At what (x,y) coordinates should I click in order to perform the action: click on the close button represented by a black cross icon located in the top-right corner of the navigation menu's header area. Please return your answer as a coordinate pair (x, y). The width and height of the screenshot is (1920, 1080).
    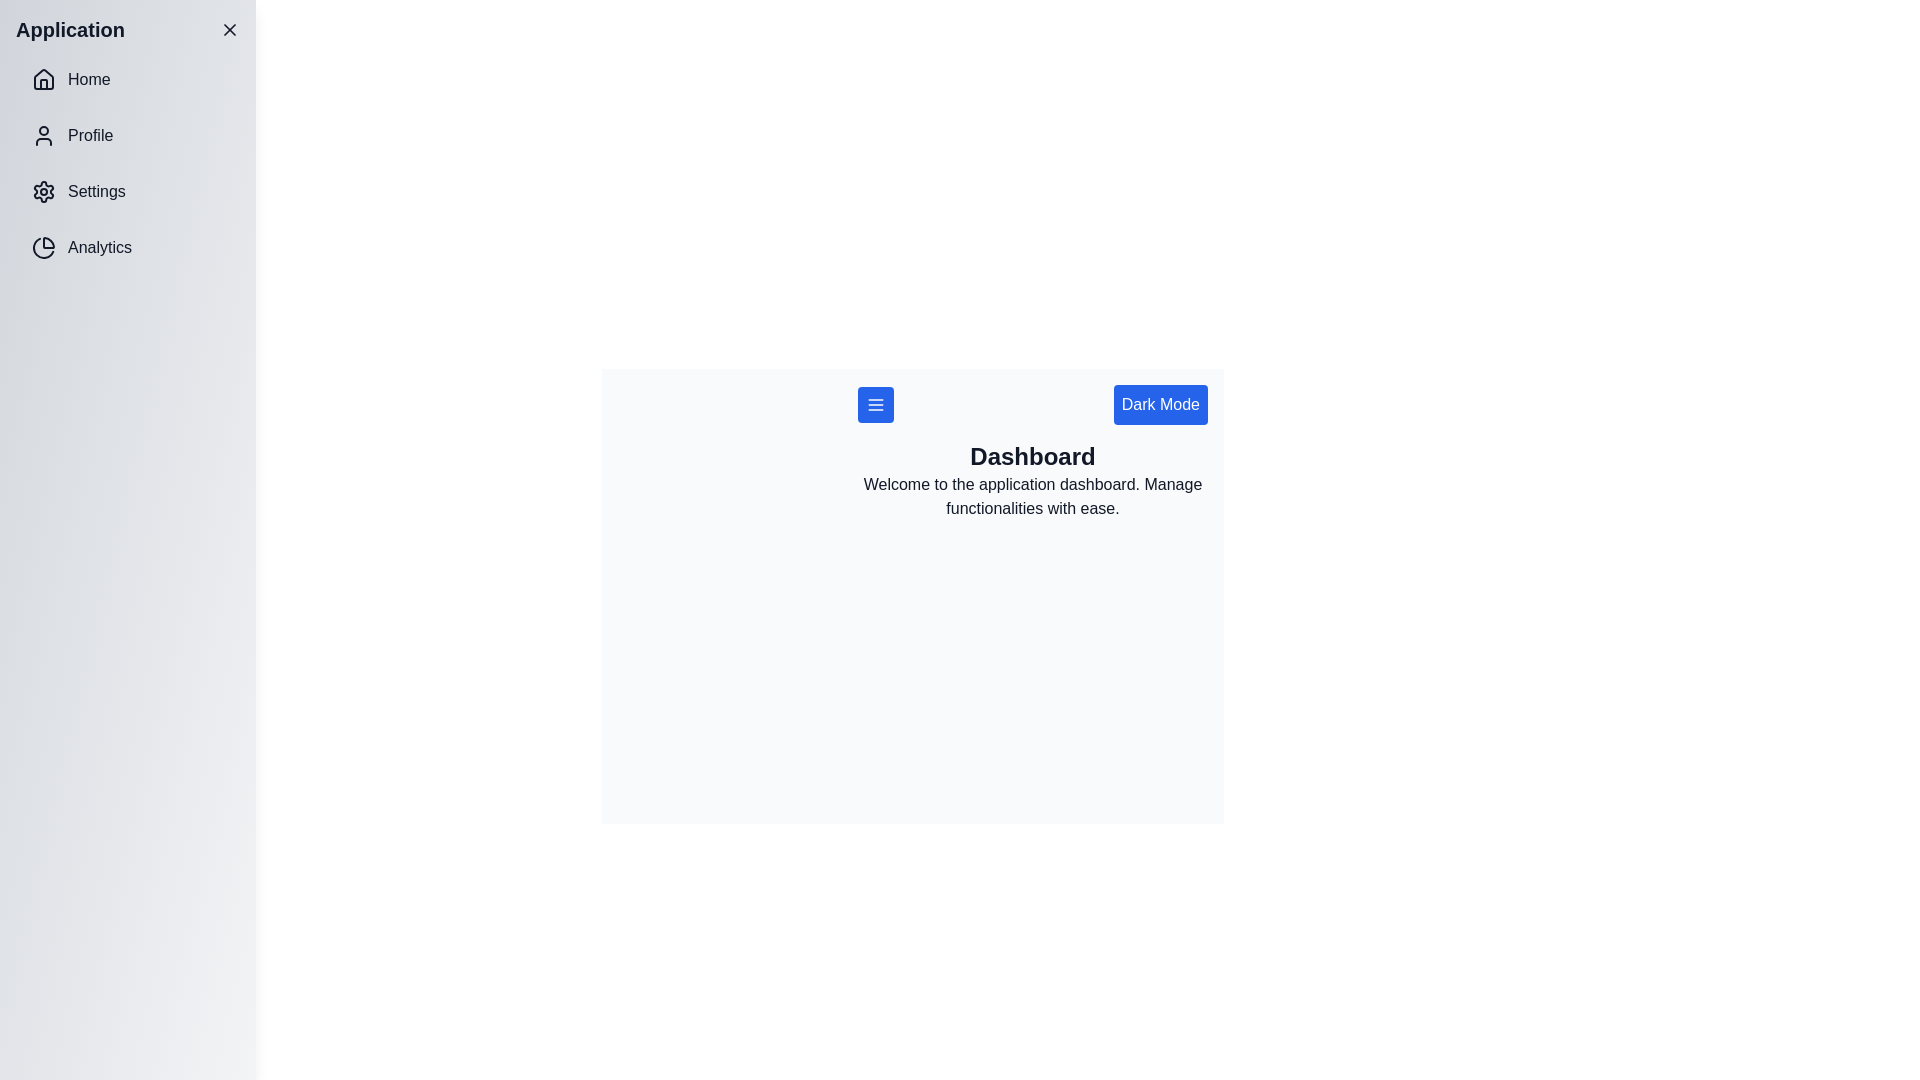
    Looking at the image, I should click on (230, 30).